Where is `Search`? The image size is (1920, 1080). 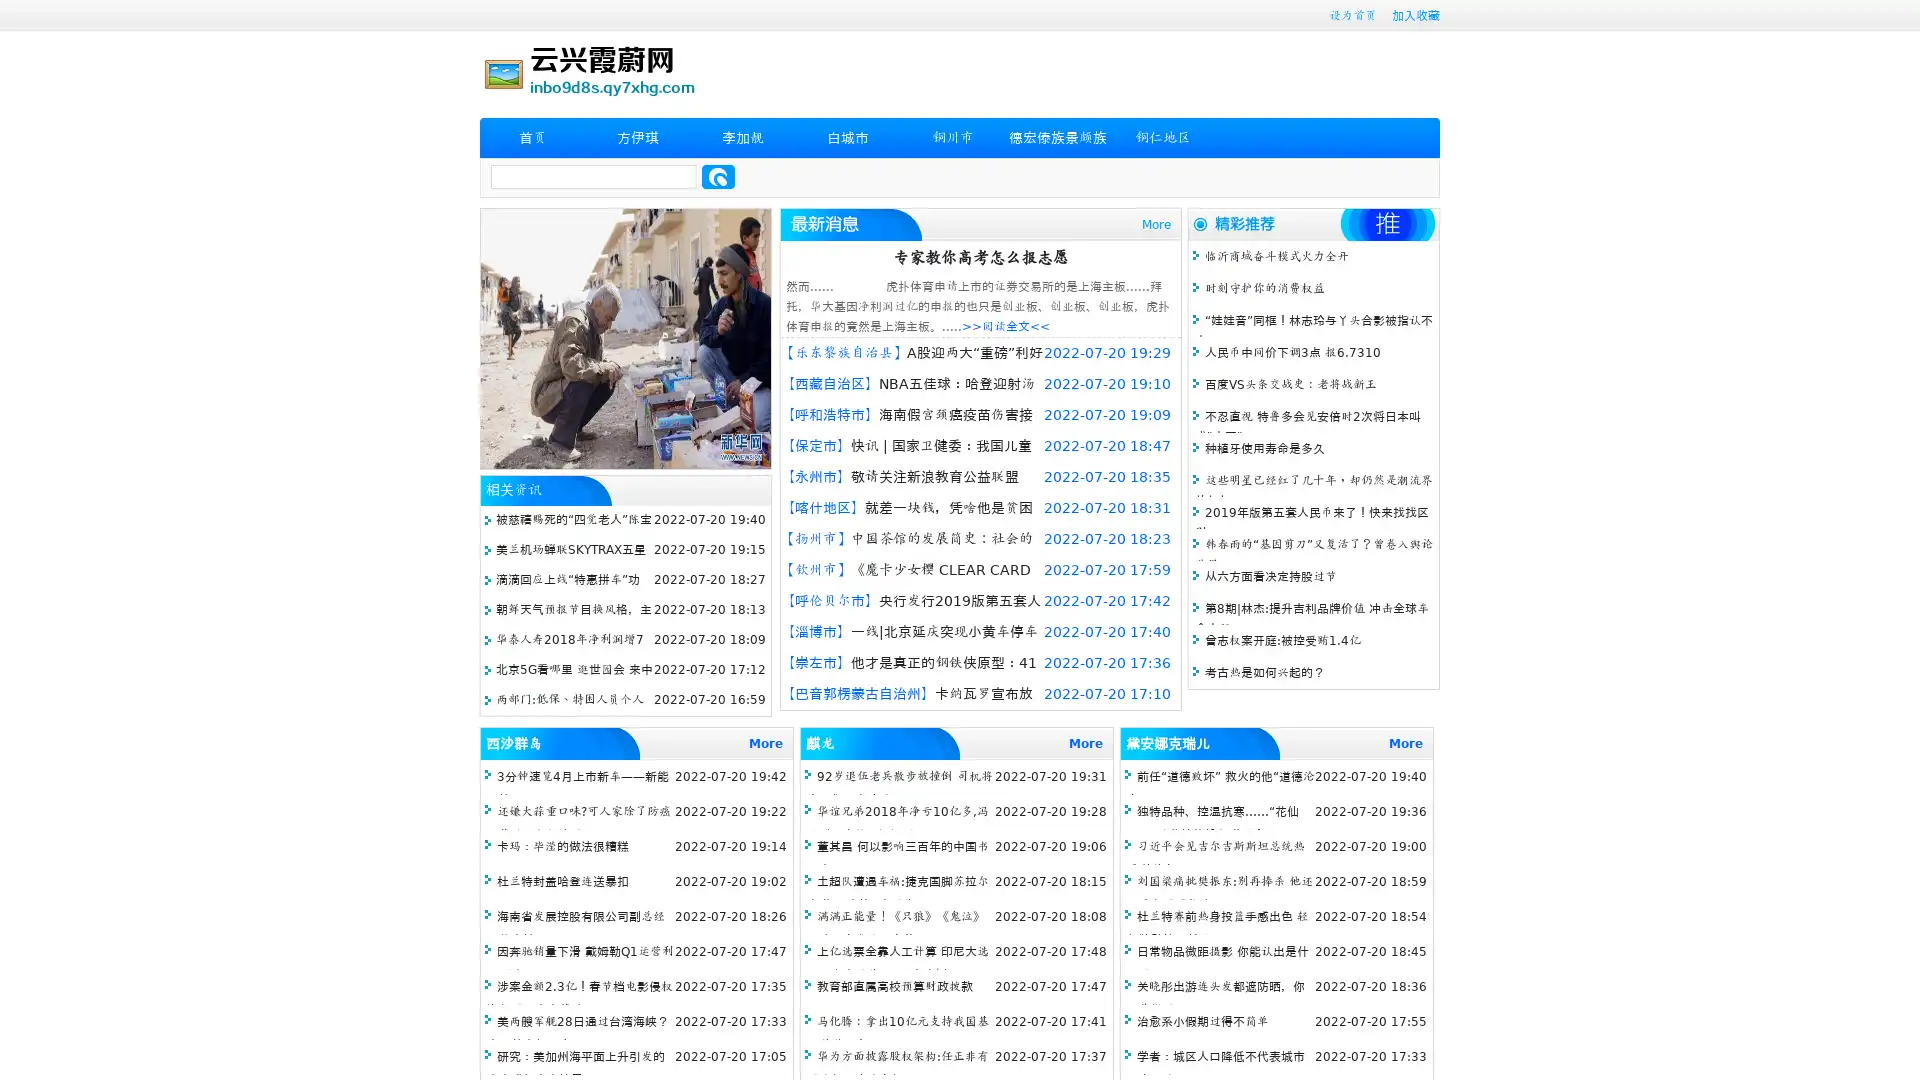
Search is located at coordinates (718, 176).